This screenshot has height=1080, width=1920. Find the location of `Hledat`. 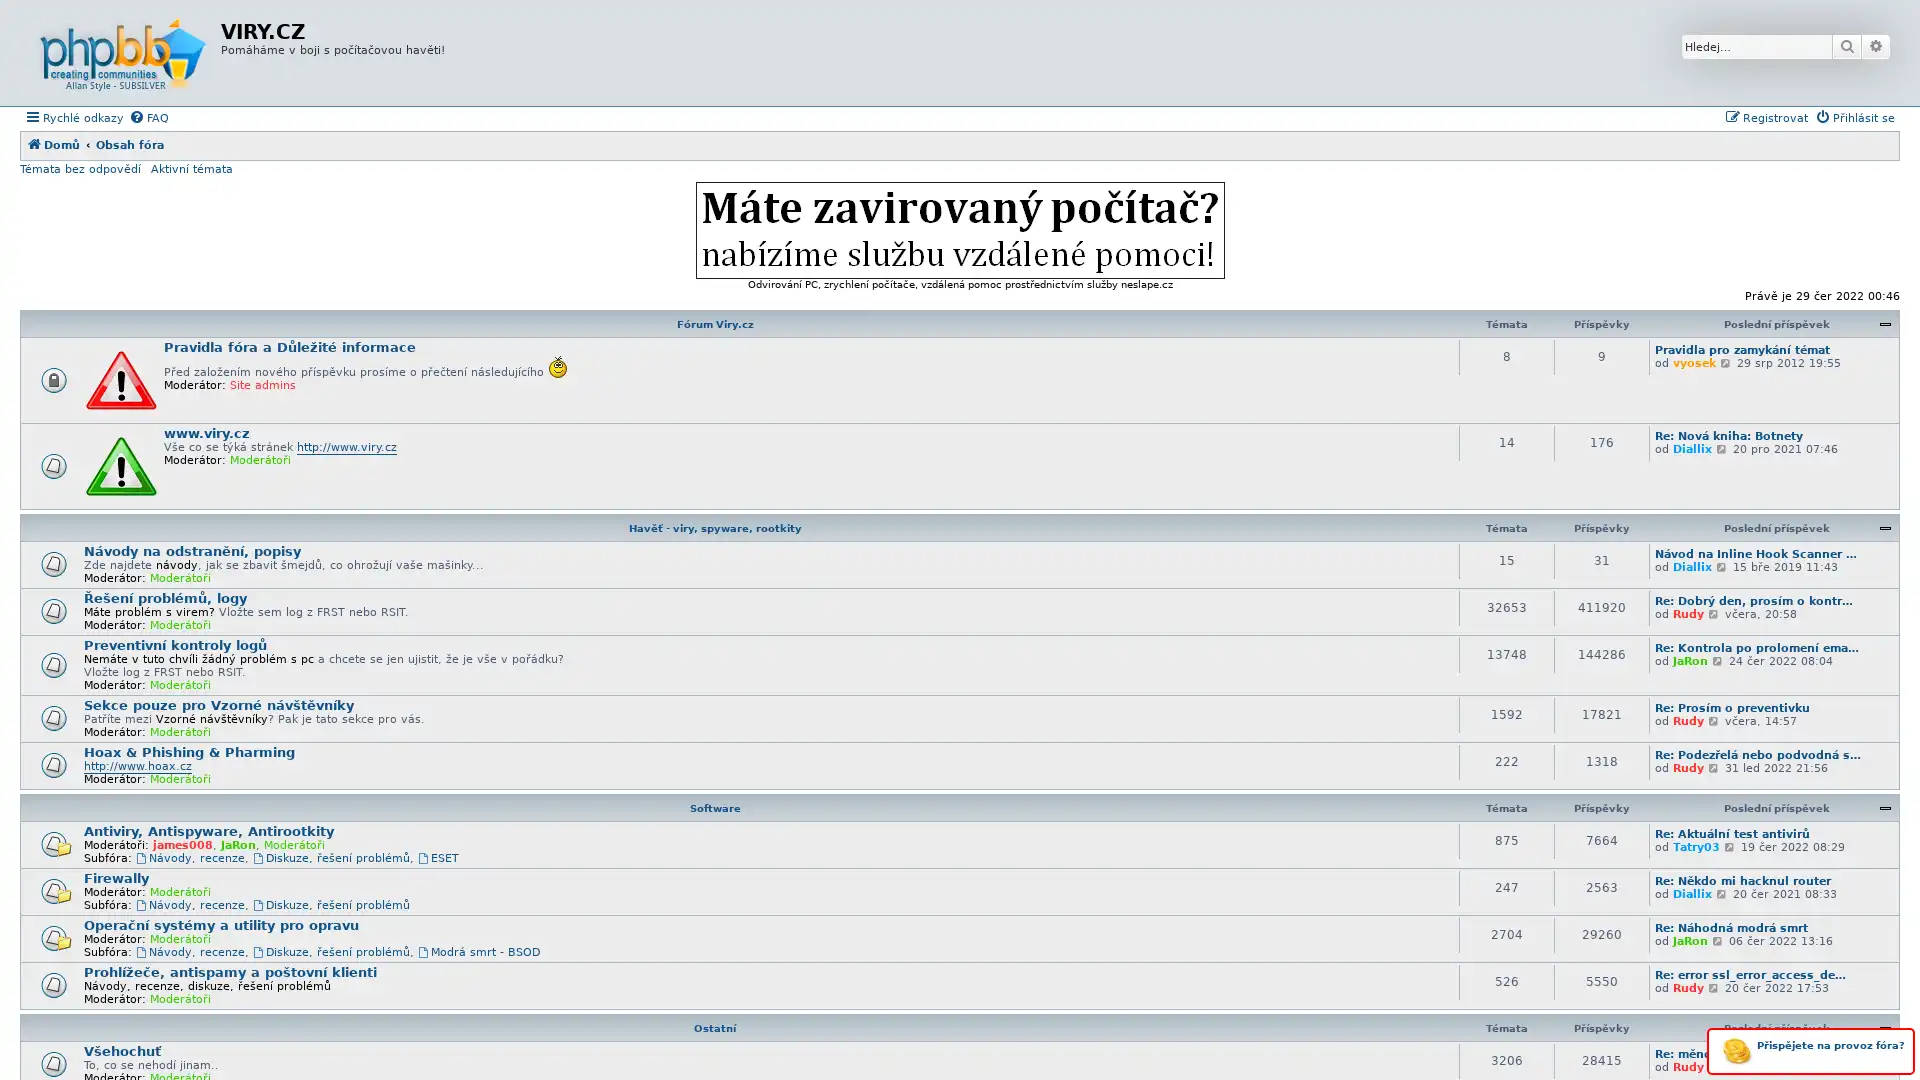

Hledat is located at coordinates (1846, 45).